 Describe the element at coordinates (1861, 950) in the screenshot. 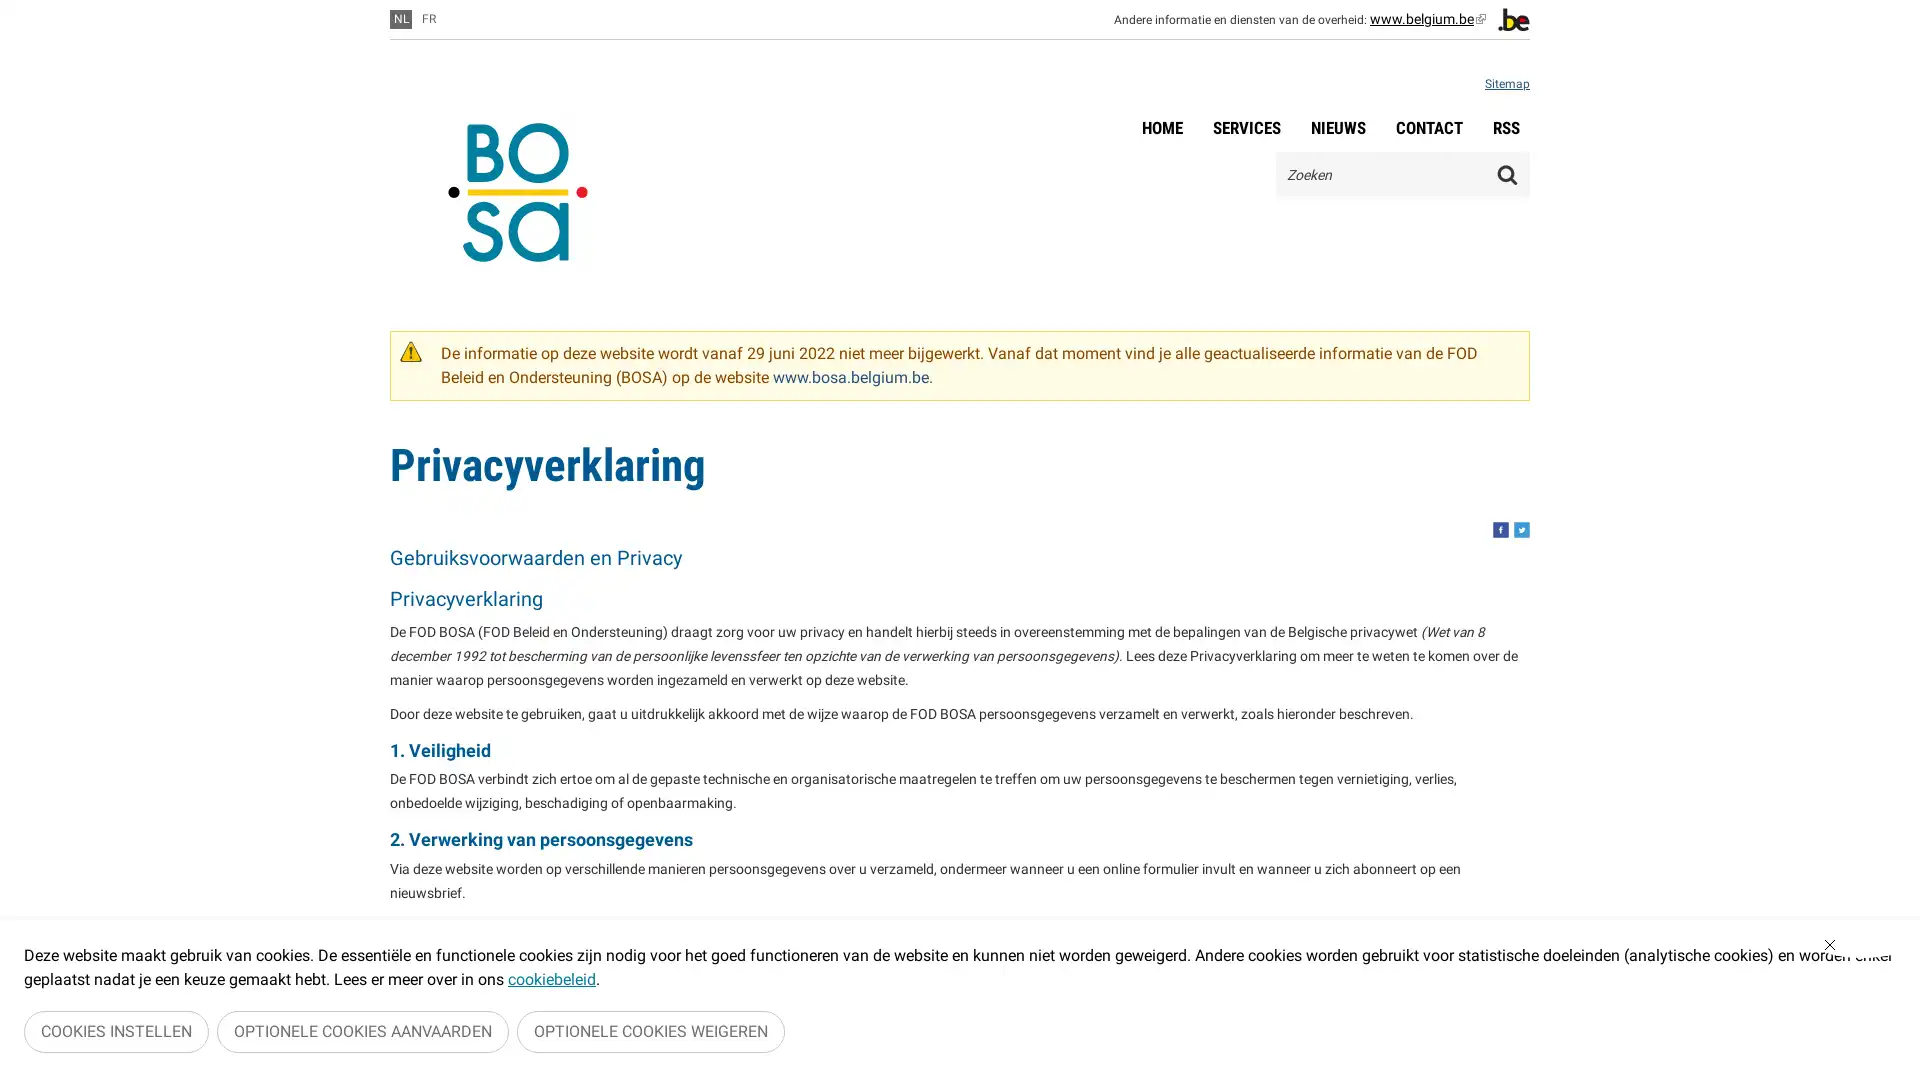

I see `Sluiten` at that location.